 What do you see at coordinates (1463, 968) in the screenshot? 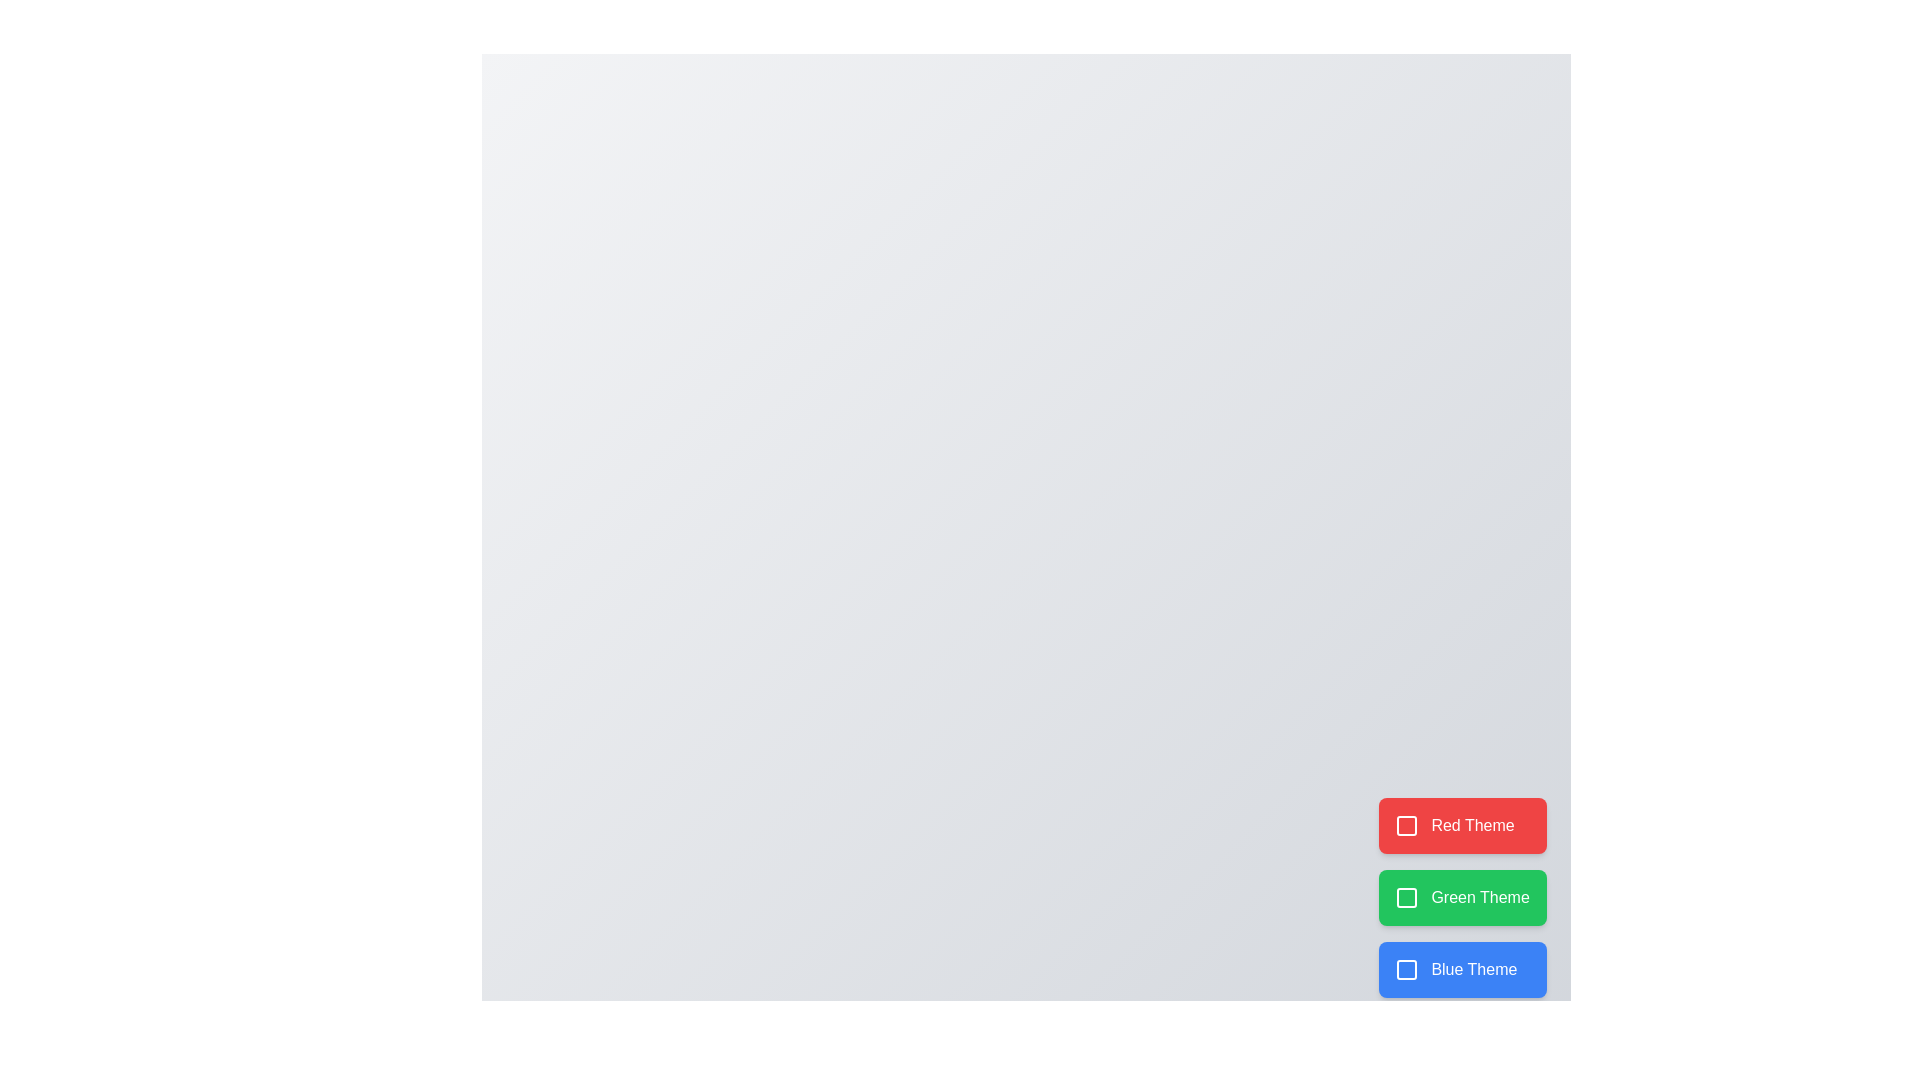
I see `the button corresponding to the selected theme: Blue` at bounding box center [1463, 968].